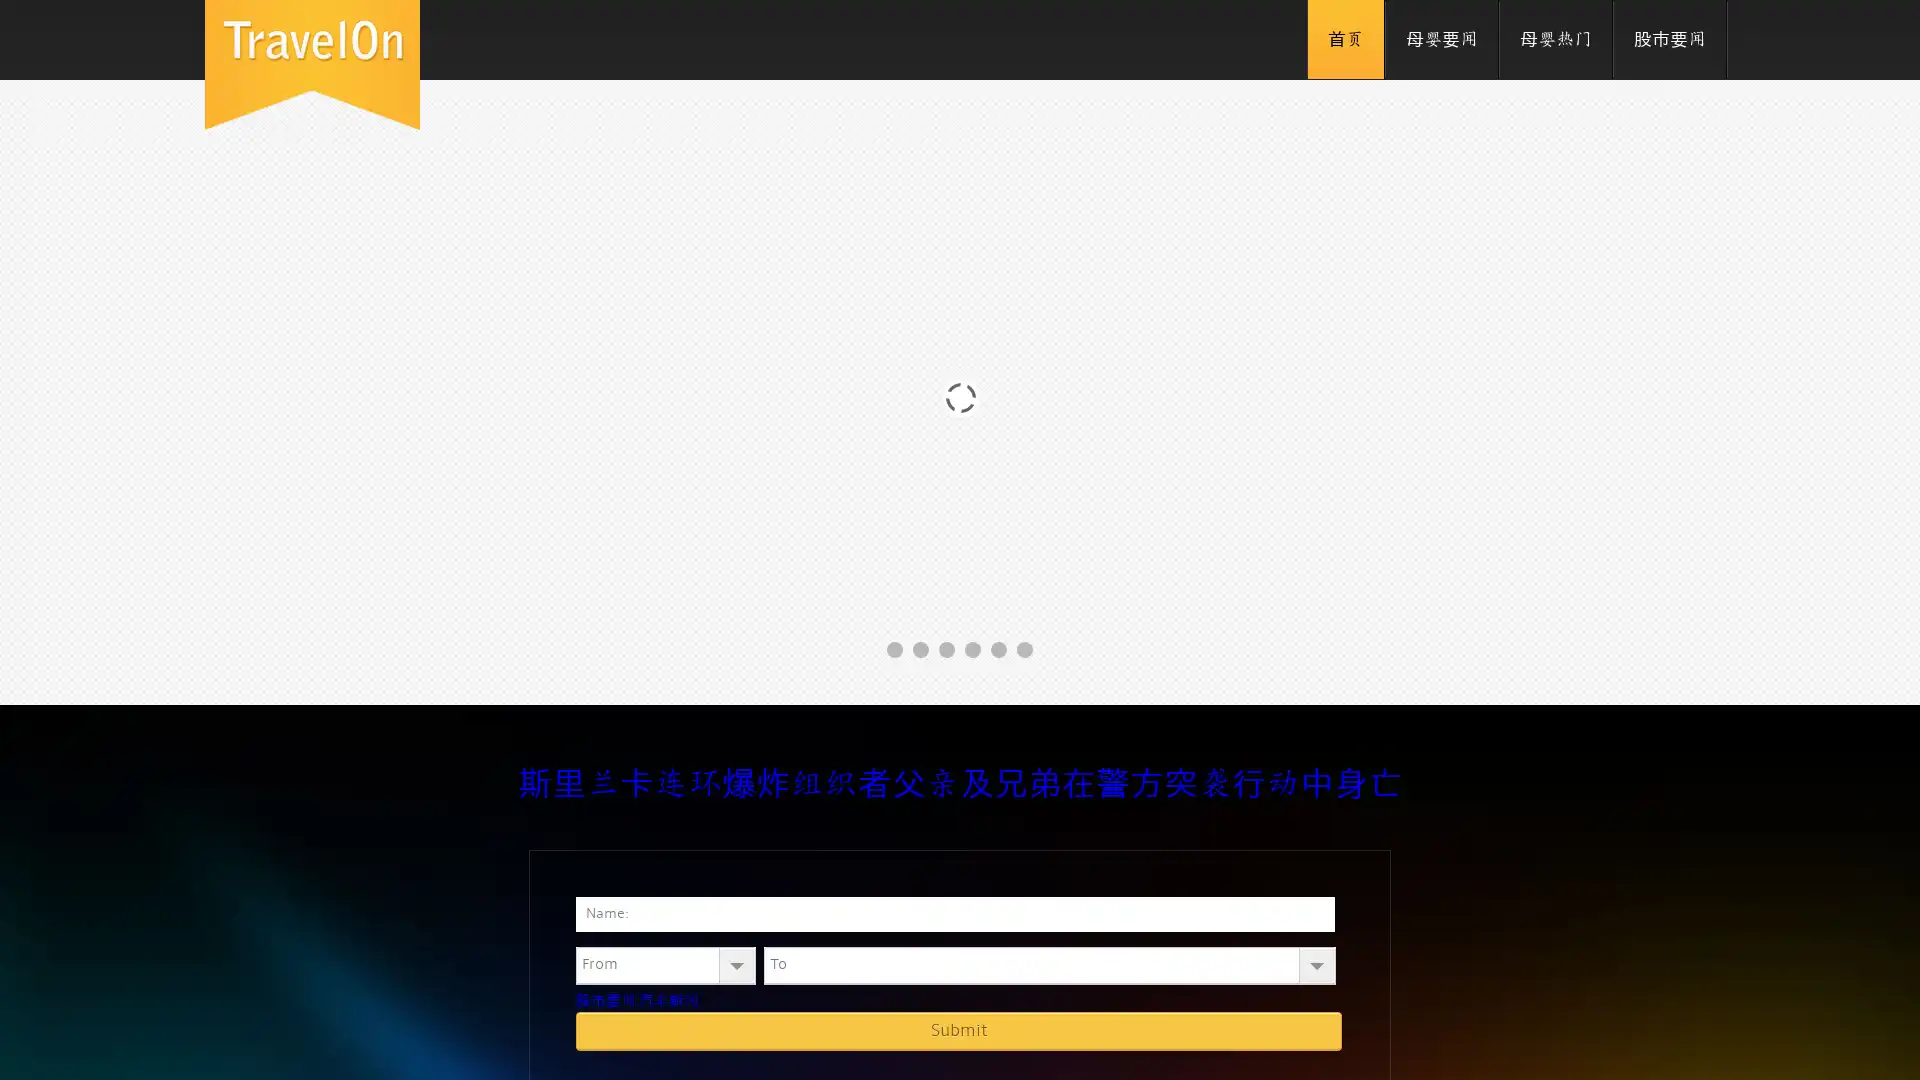  I want to click on submit, so click(958, 1030).